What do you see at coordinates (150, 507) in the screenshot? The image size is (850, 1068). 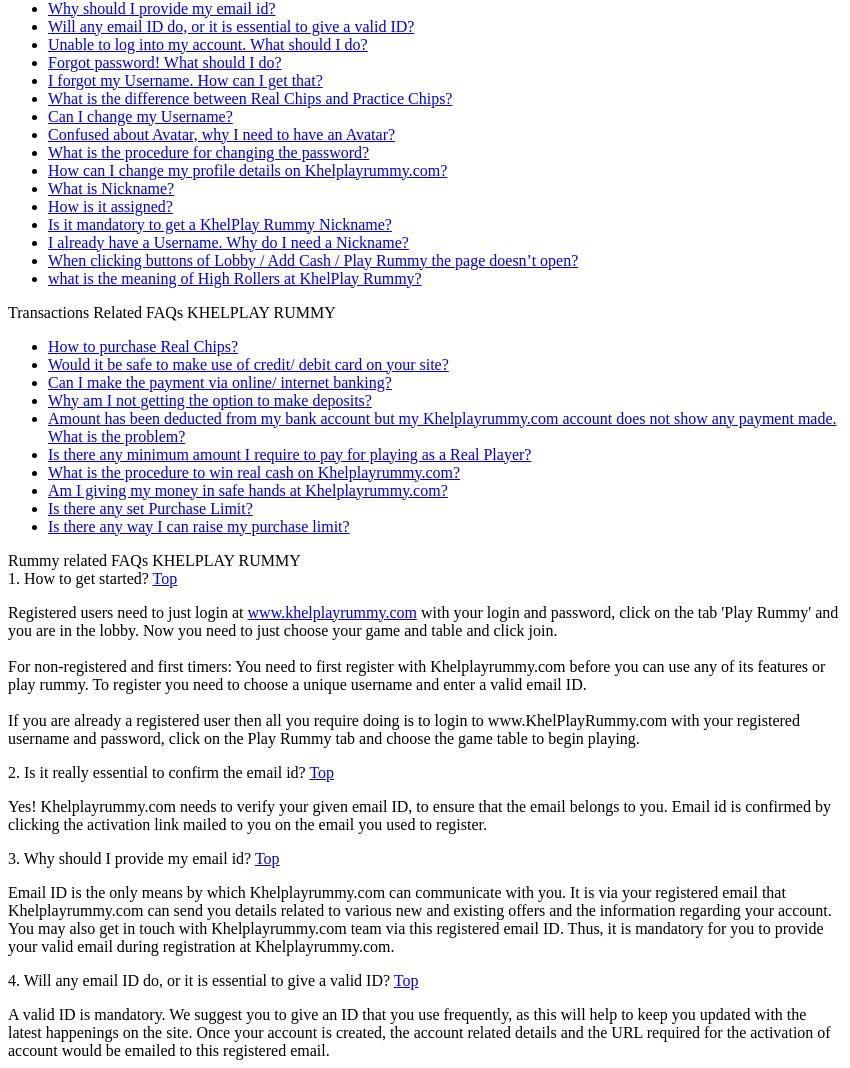 I see `'Is there any set Purchase Limit?'` at bounding box center [150, 507].